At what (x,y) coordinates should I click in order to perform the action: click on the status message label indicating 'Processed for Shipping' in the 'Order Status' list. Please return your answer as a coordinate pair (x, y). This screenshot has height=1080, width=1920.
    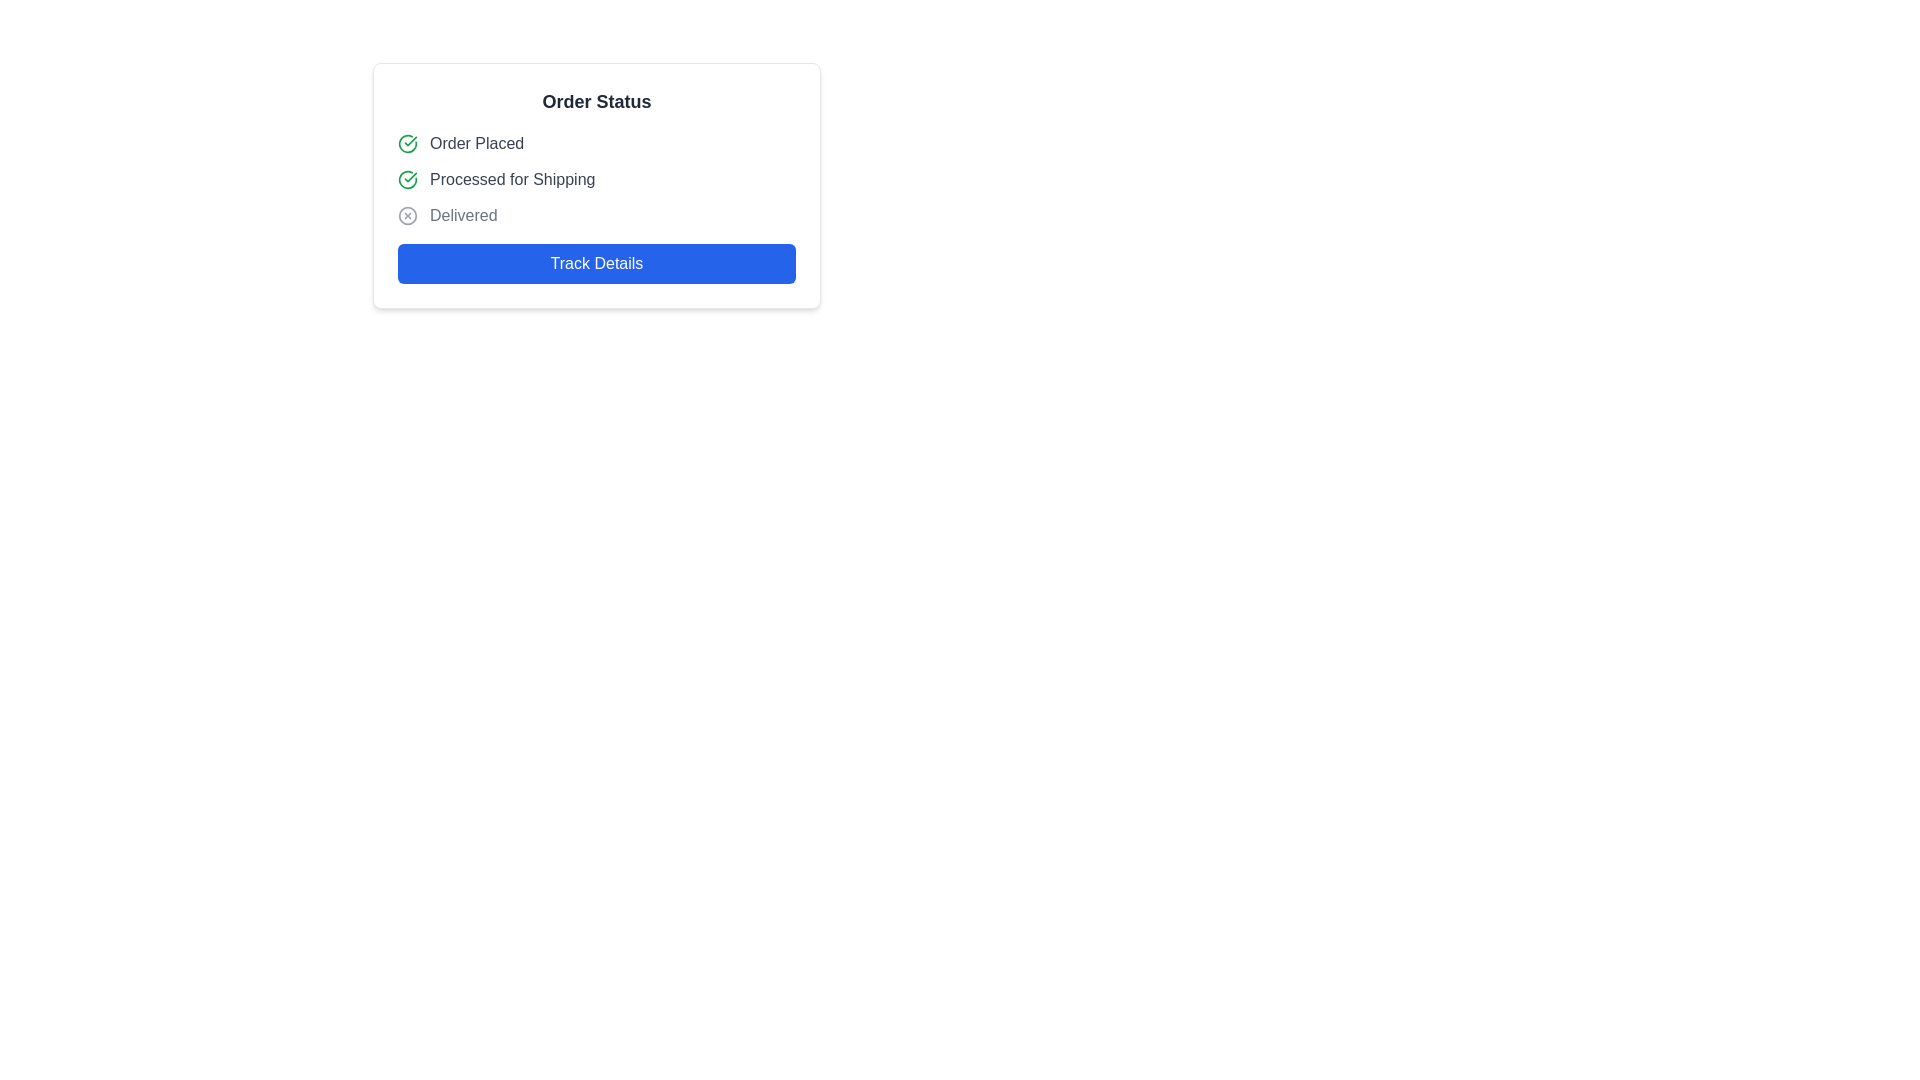
    Looking at the image, I should click on (512, 180).